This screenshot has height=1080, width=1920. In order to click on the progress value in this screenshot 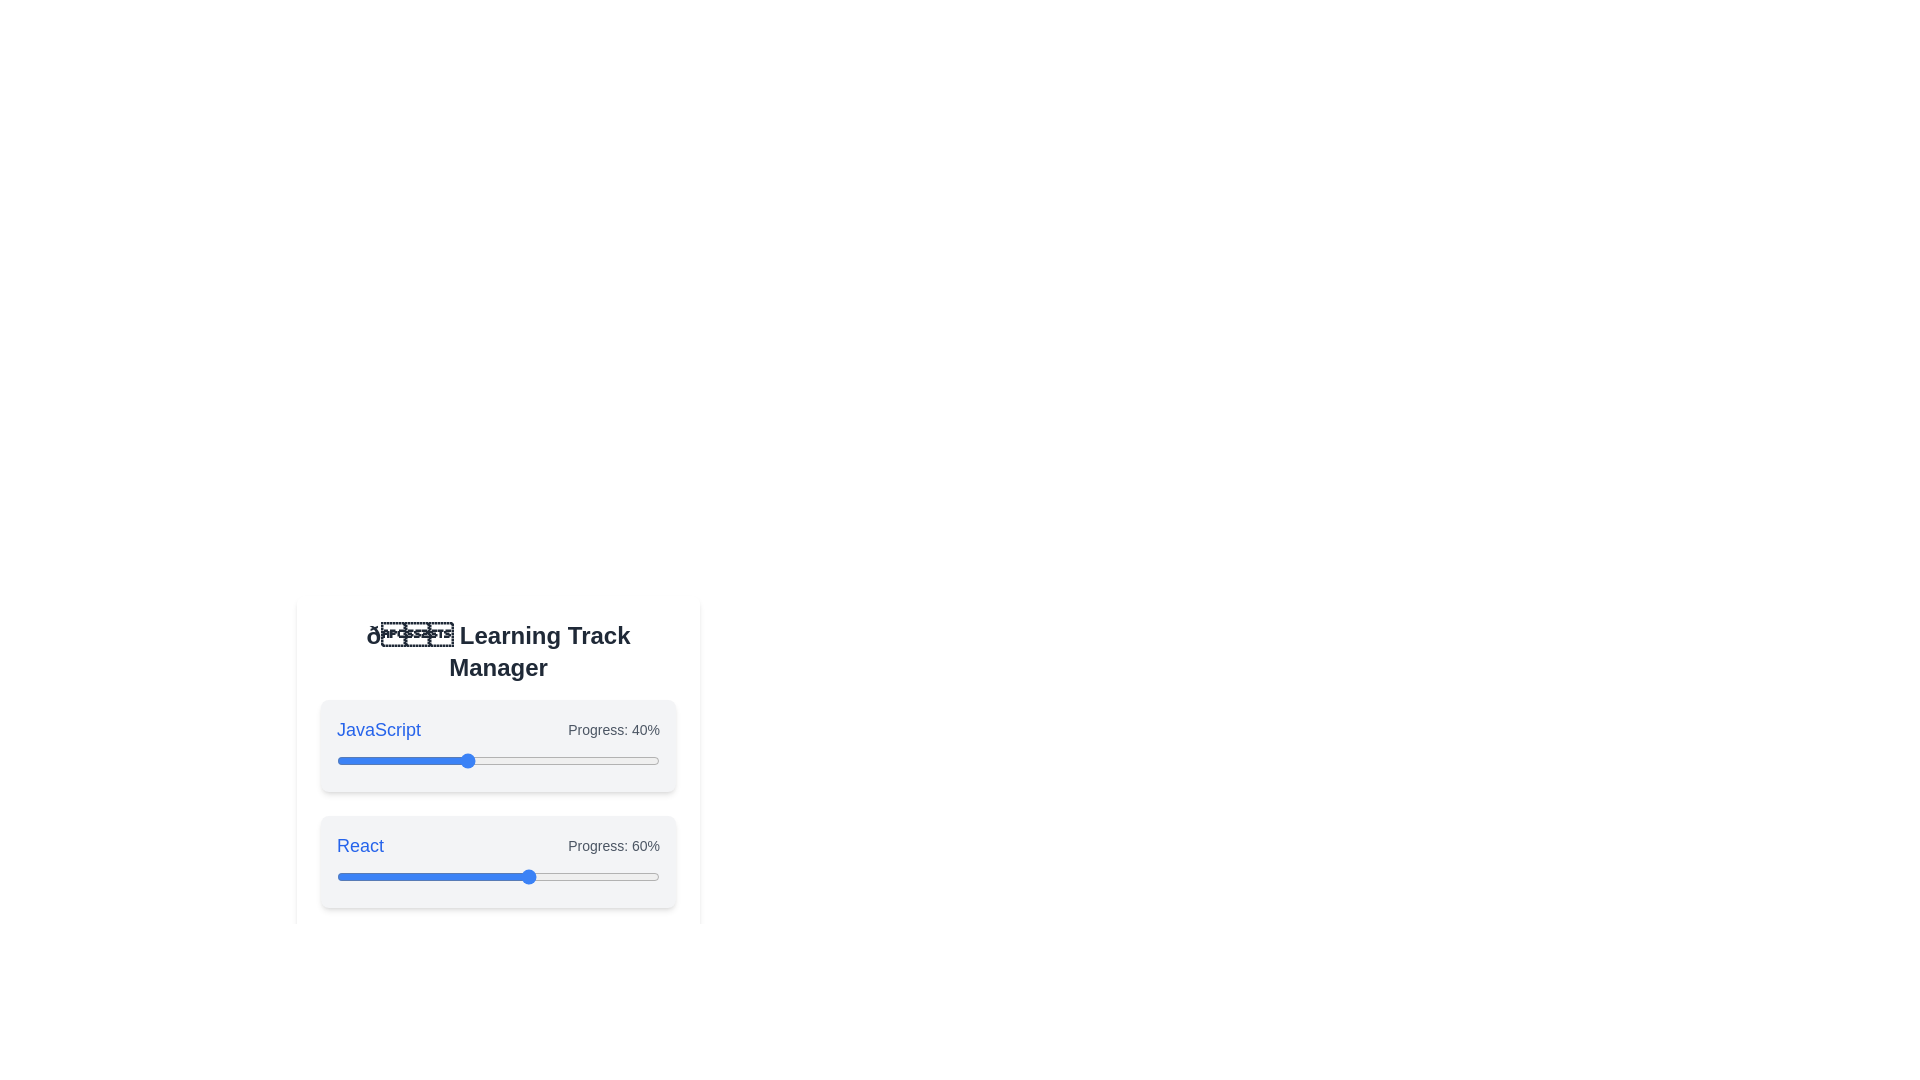, I will do `click(439, 875)`.